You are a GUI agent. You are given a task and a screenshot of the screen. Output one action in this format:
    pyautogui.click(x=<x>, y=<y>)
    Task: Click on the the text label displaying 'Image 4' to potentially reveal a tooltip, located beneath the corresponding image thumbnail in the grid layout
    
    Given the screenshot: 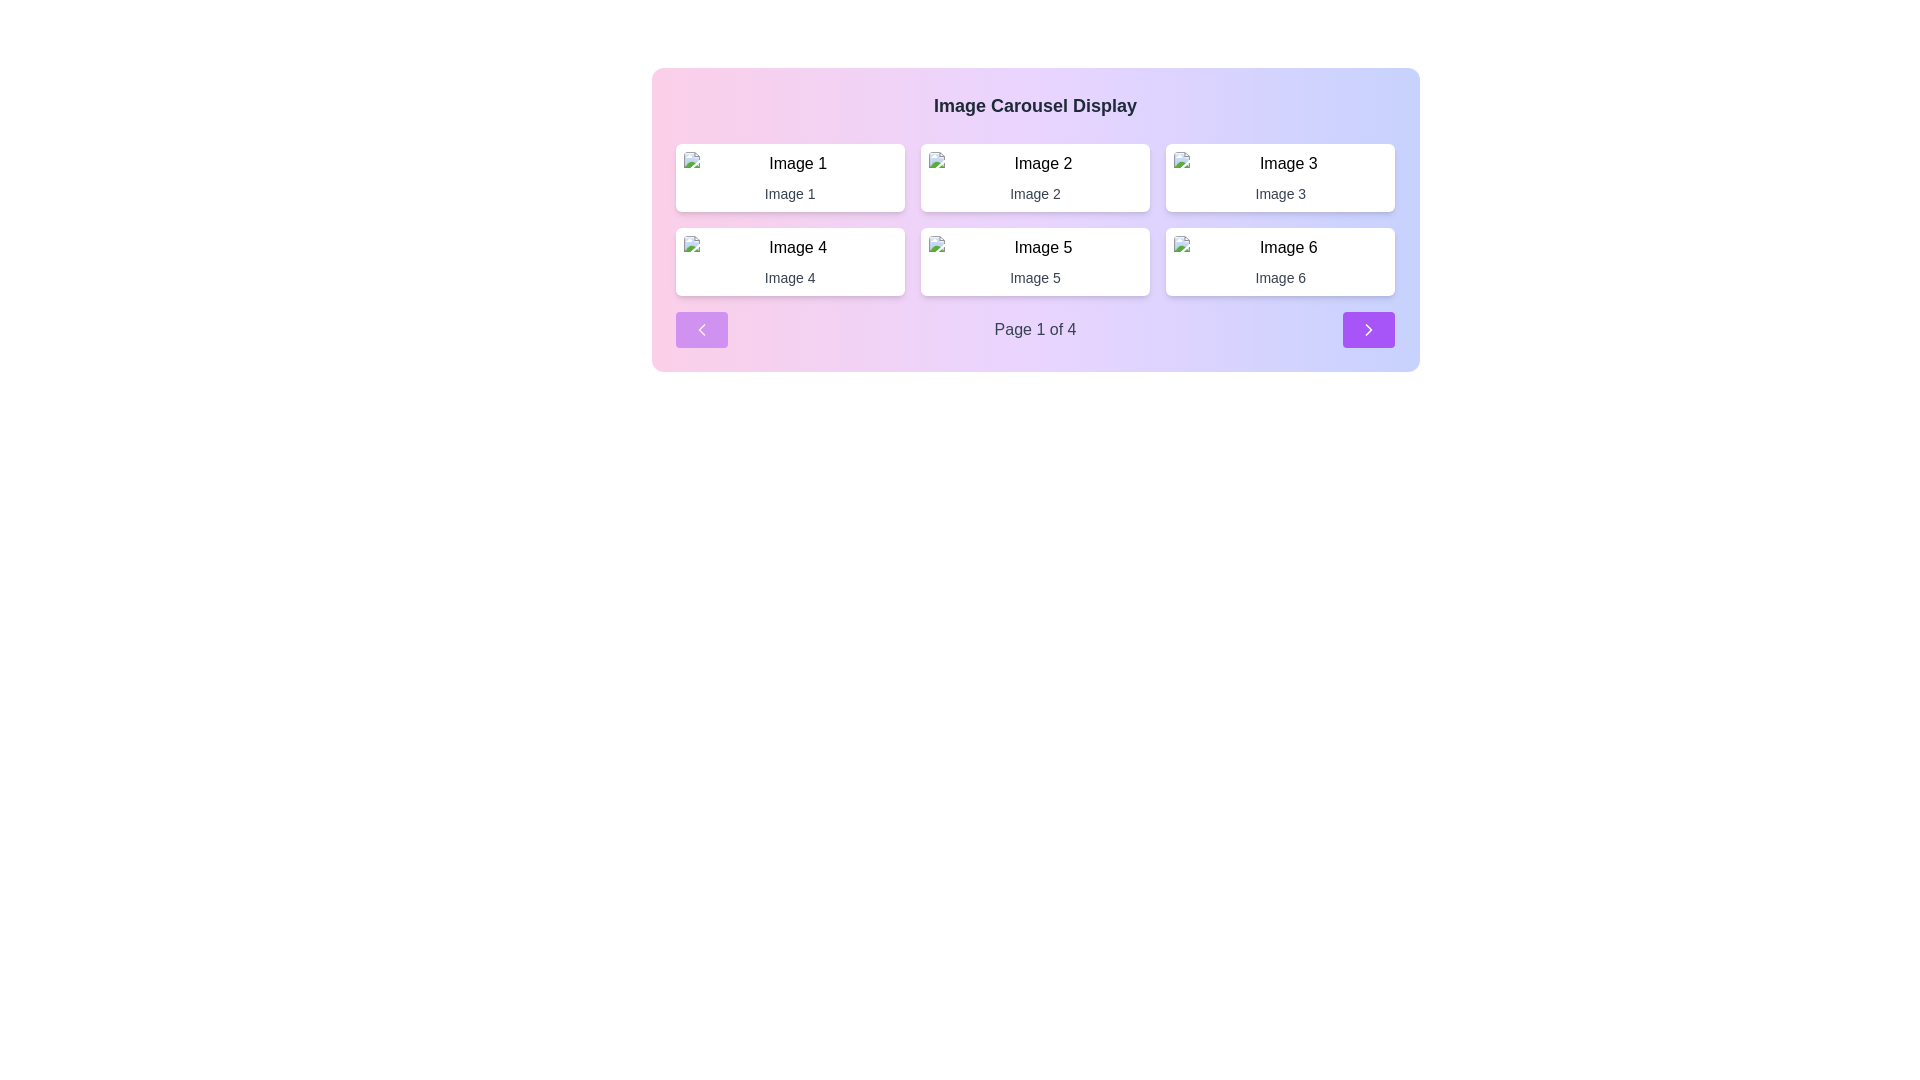 What is the action you would take?
    pyautogui.click(x=789, y=277)
    